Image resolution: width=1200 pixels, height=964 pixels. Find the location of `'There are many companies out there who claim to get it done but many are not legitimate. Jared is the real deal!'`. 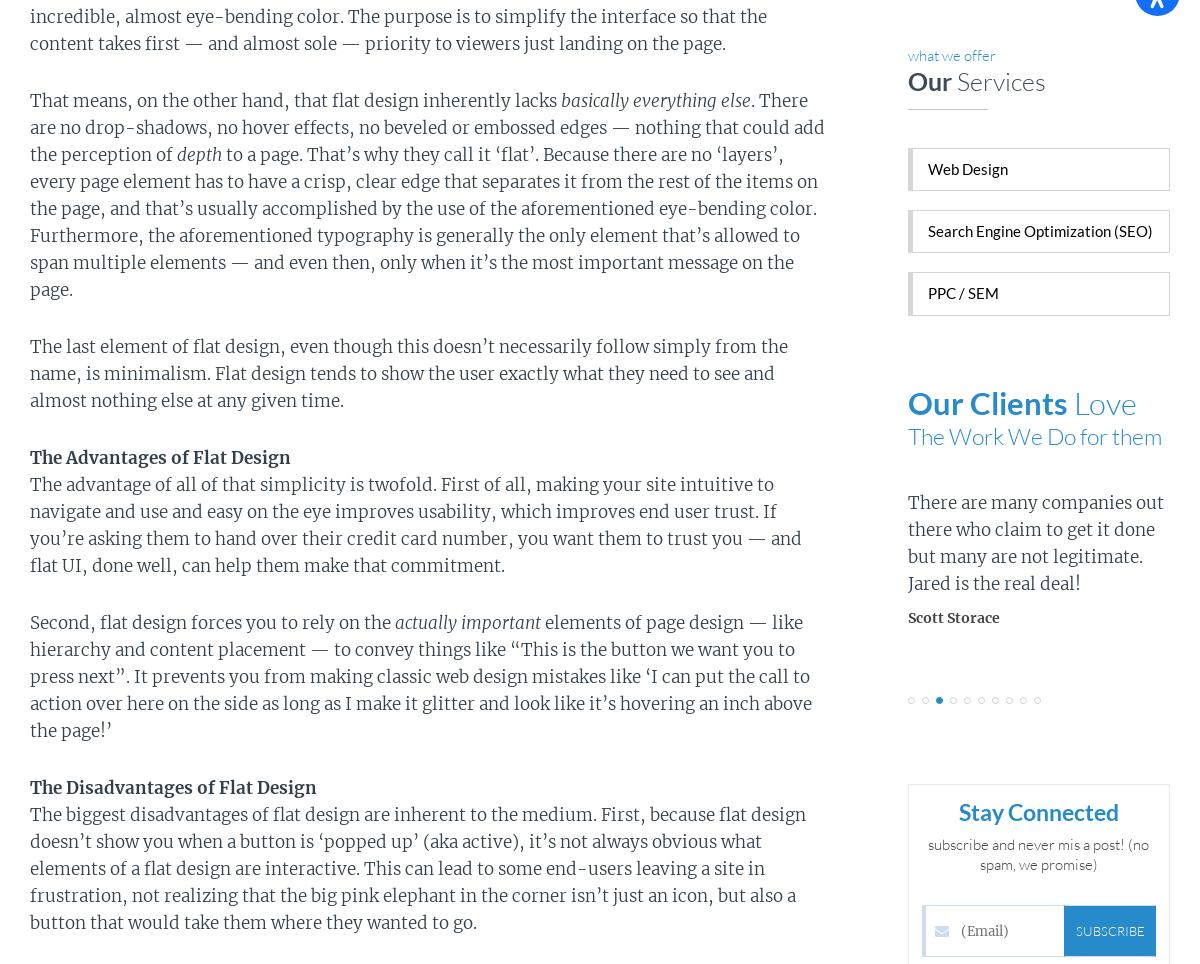

'There are many companies out there who claim to get it done but many are not legitimate. Jared is the real deal!' is located at coordinates (1035, 543).